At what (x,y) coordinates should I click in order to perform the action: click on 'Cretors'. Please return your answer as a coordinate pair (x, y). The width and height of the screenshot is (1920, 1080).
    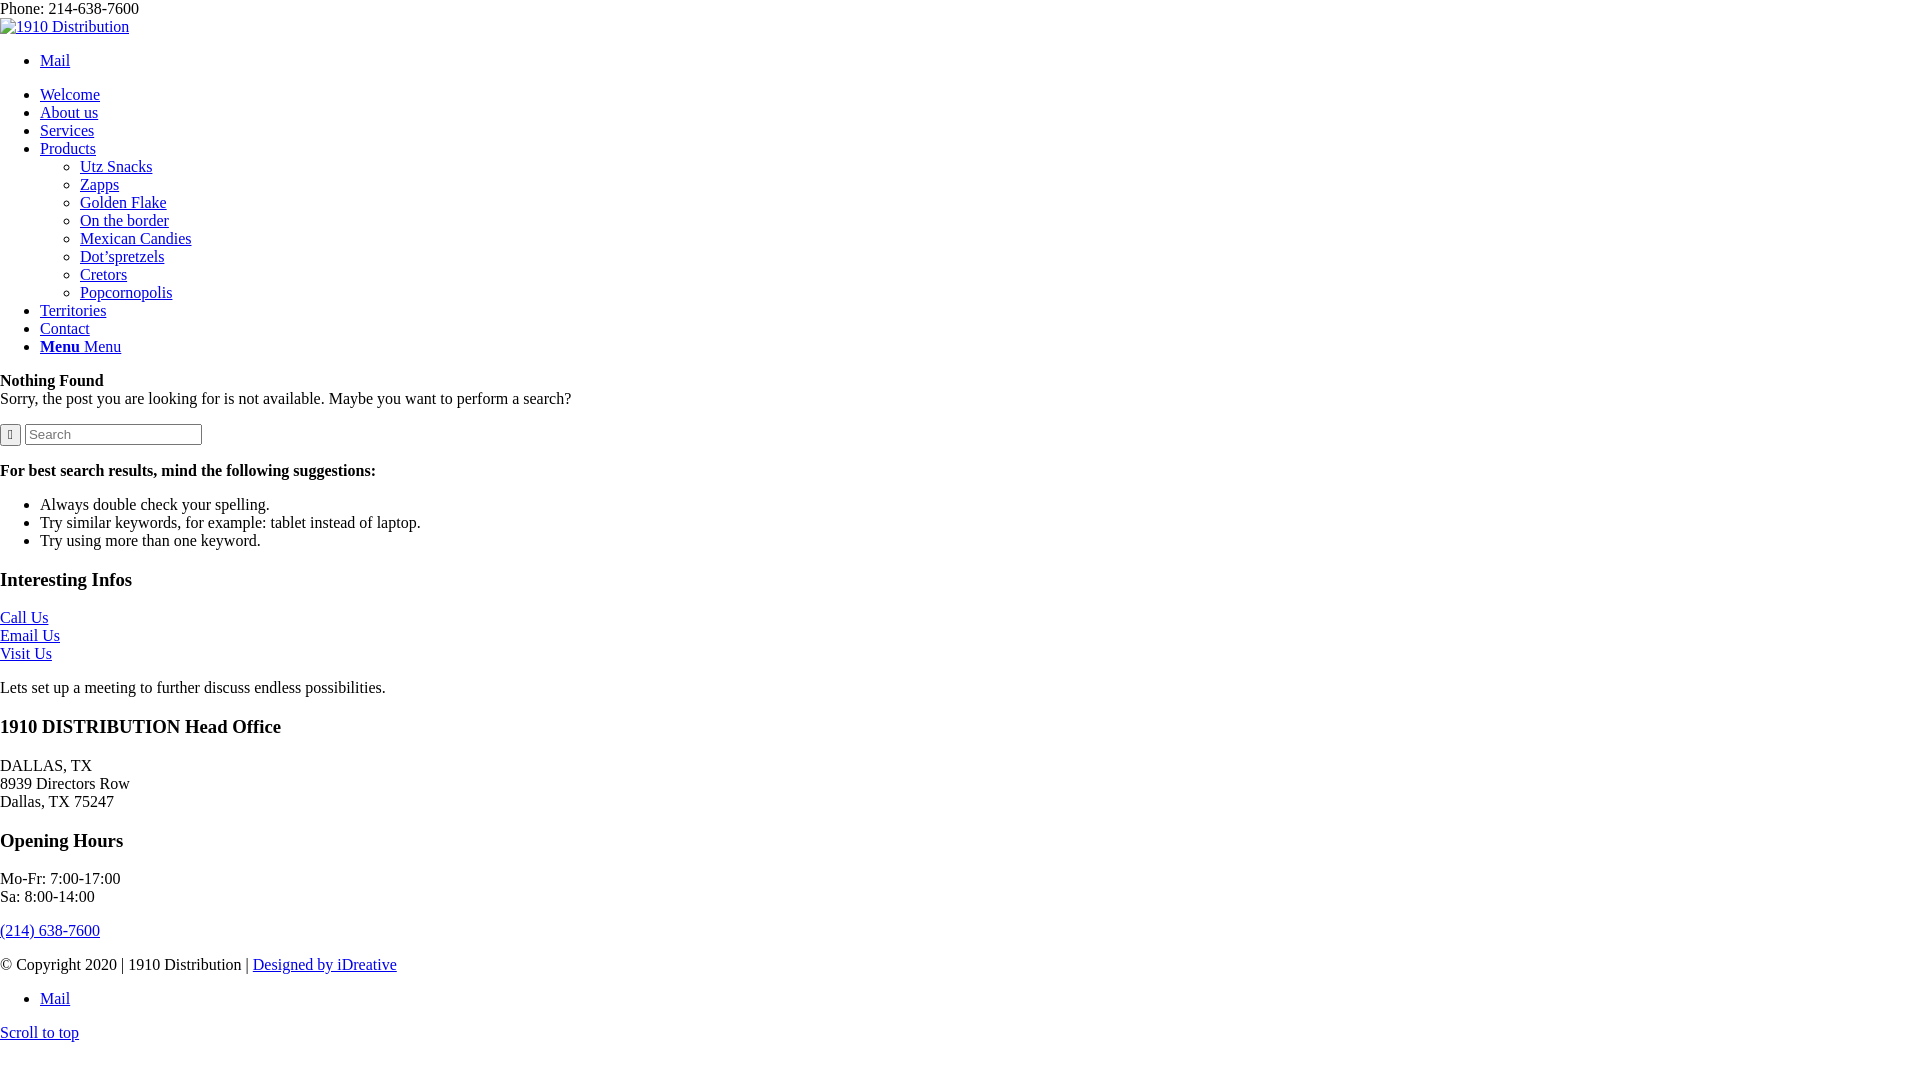
    Looking at the image, I should click on (102, 274).